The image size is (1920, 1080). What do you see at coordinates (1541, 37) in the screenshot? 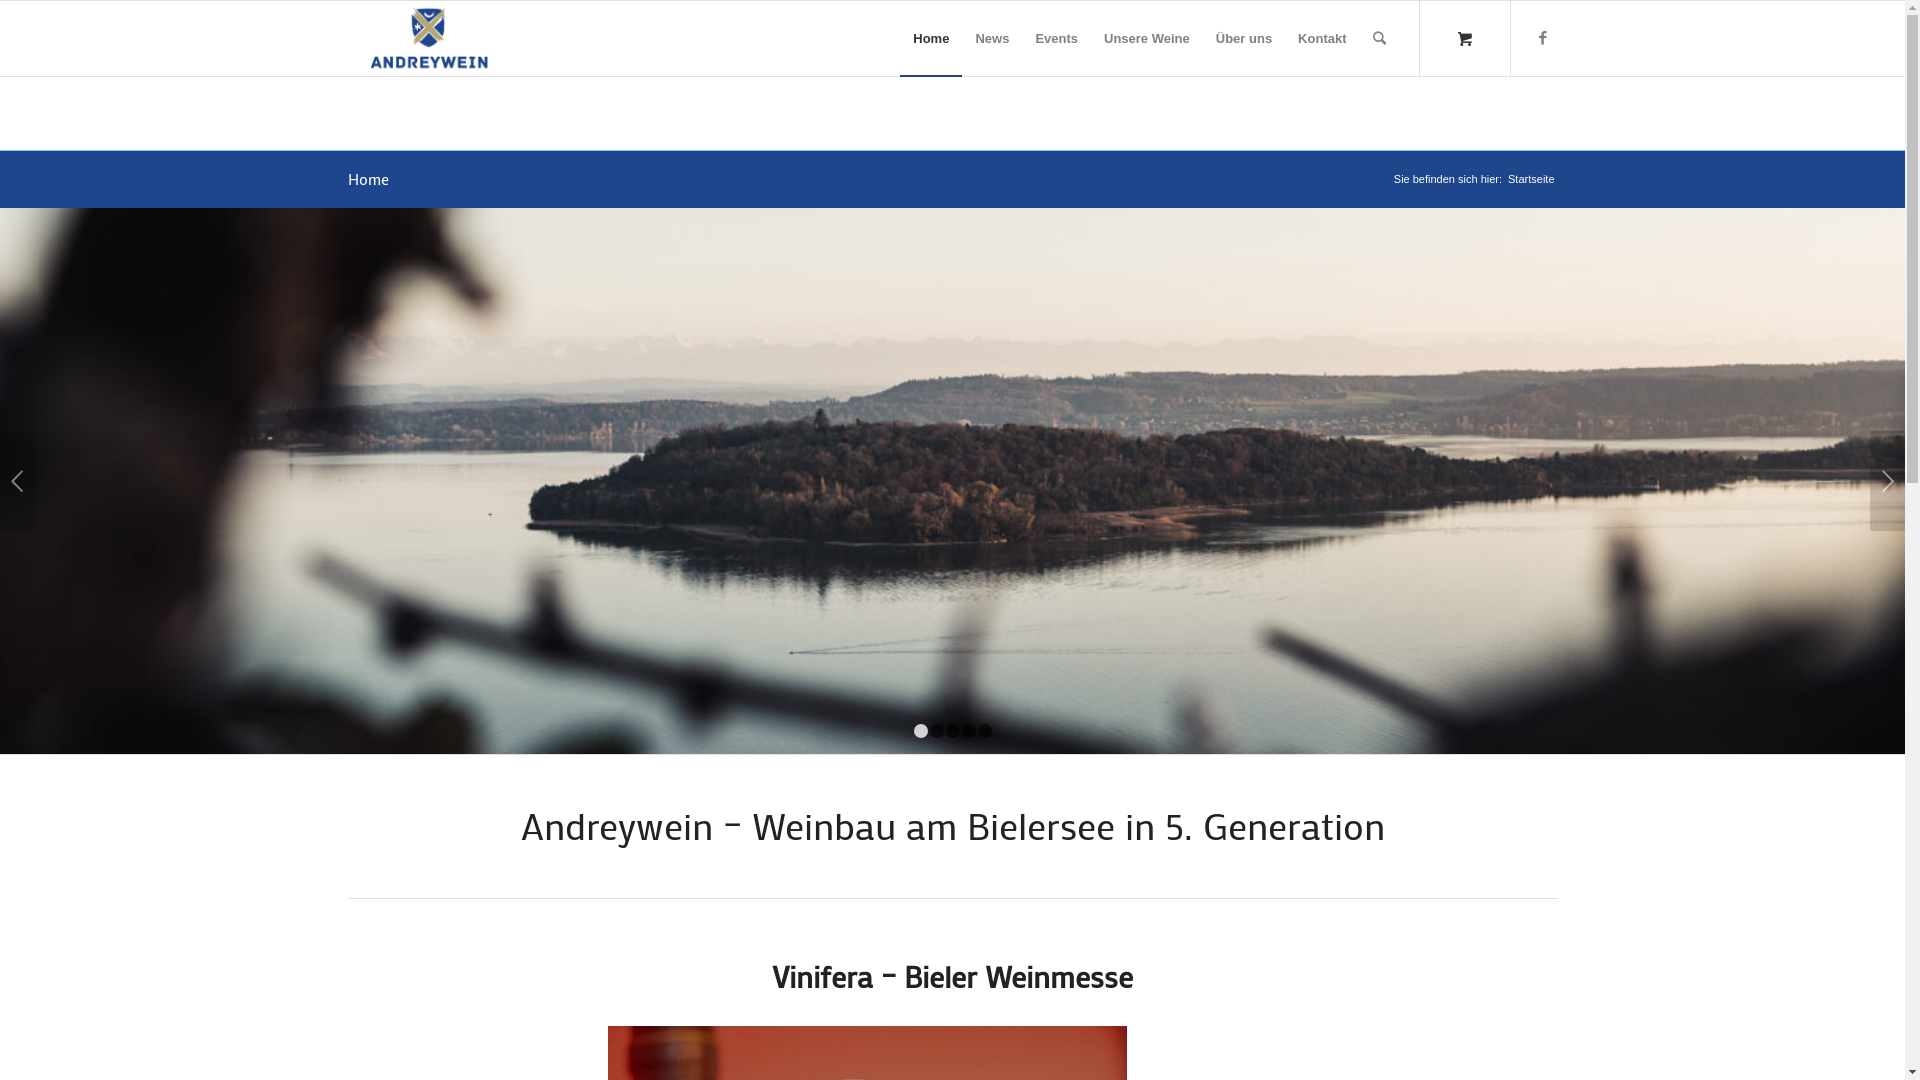
I see `'Facebook'` at bounding box center [1541, 37].